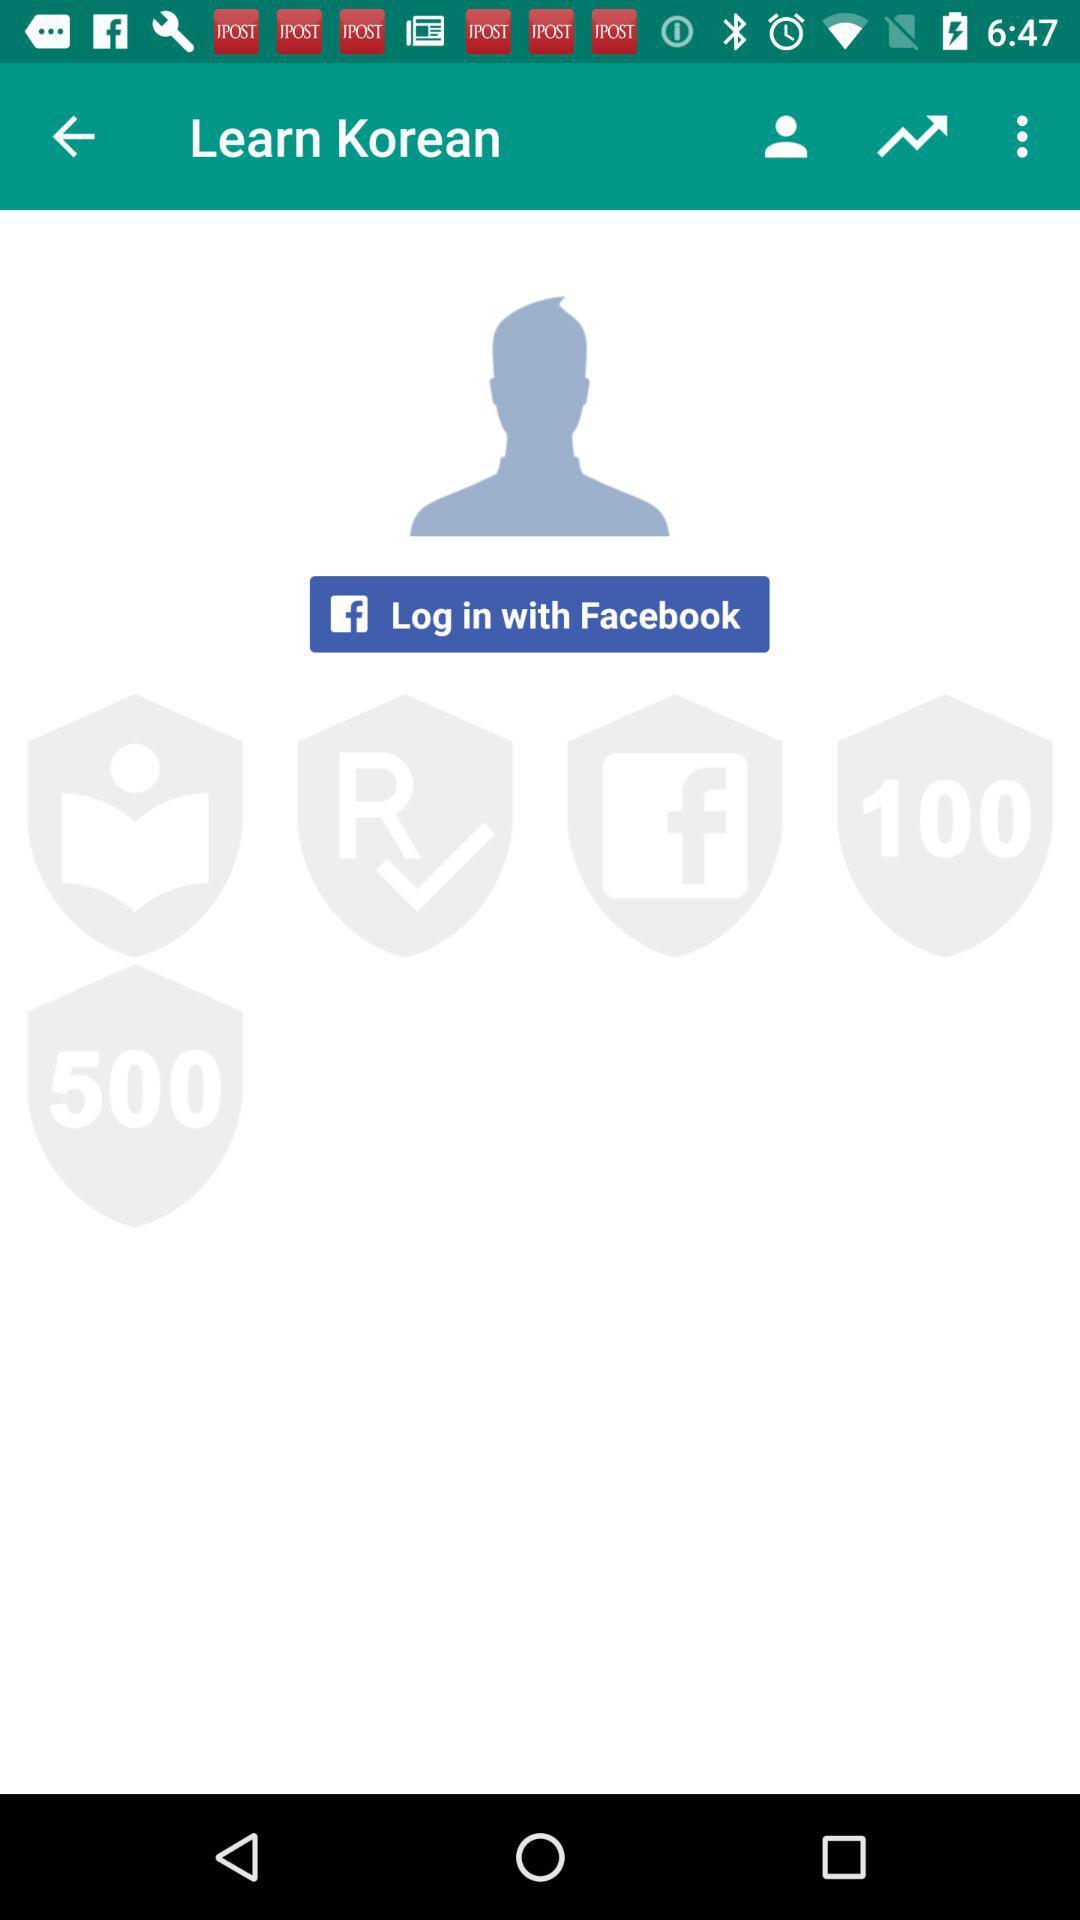 Image resolution: width=1080 pixels, height=1920 pixels. I want to click on the icon next to the learn korean item, so click(785, 135).